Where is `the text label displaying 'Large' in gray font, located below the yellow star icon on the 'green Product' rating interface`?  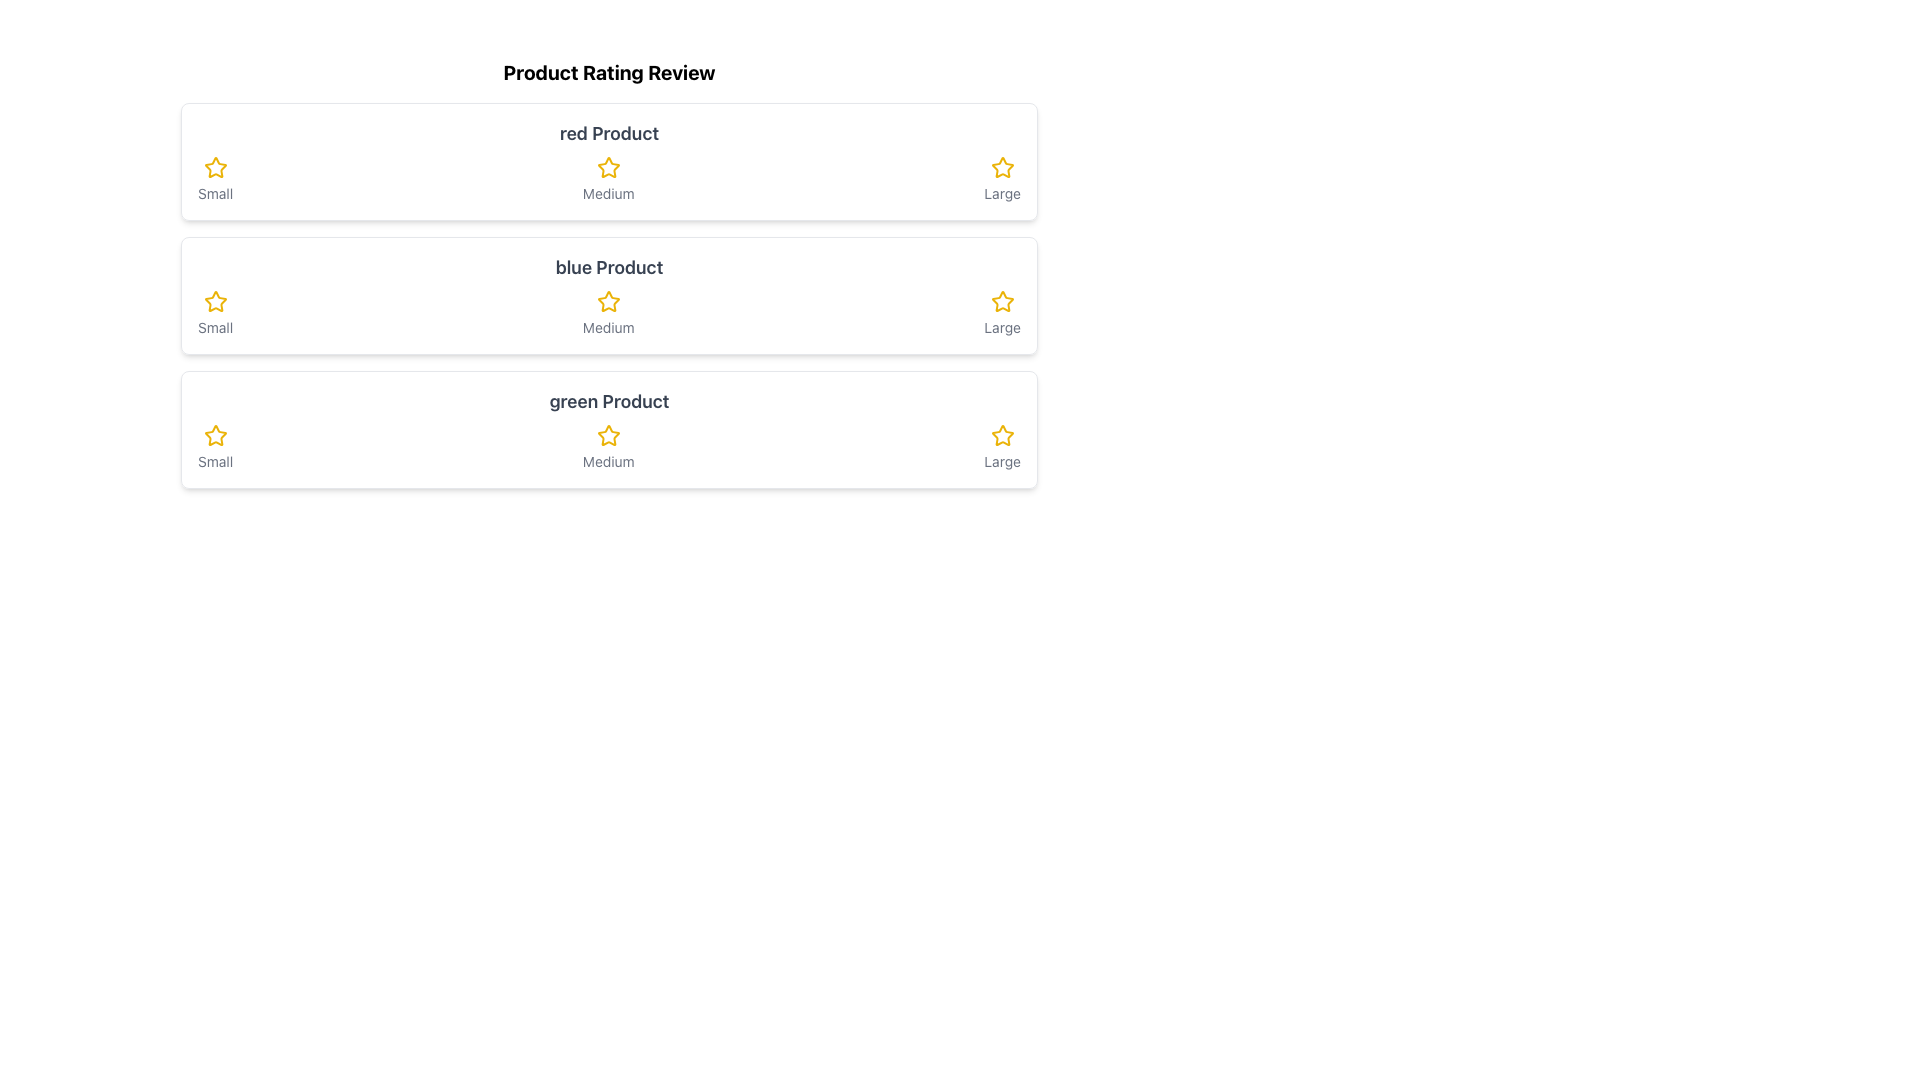
the text label displaying 'Large' in gray font, located below the yellow star icon on the 'green Product' rating interface is located at coordinates (1002, 462).